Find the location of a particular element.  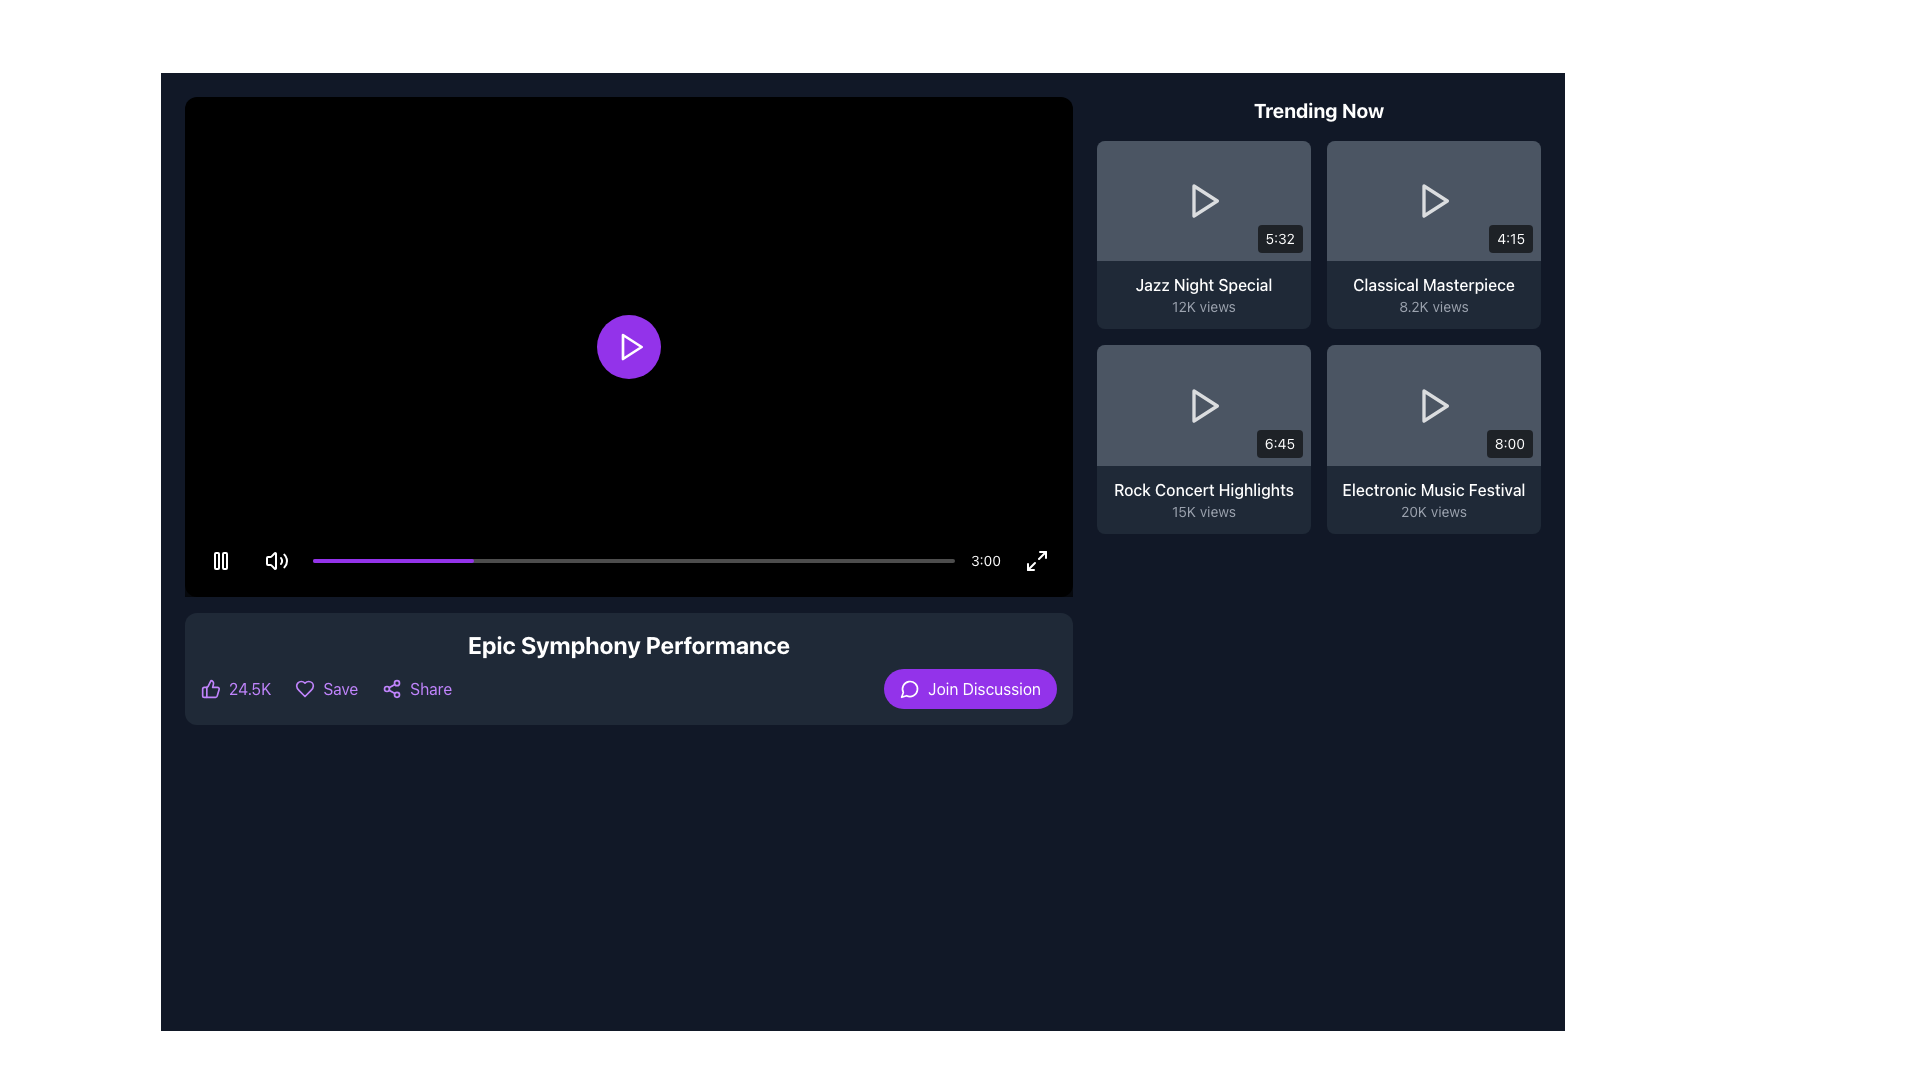

the text label titled 'Jazz Night Special' in the 'Trending Now' section to interact with the associated video is located at coordinates (1203, 285).